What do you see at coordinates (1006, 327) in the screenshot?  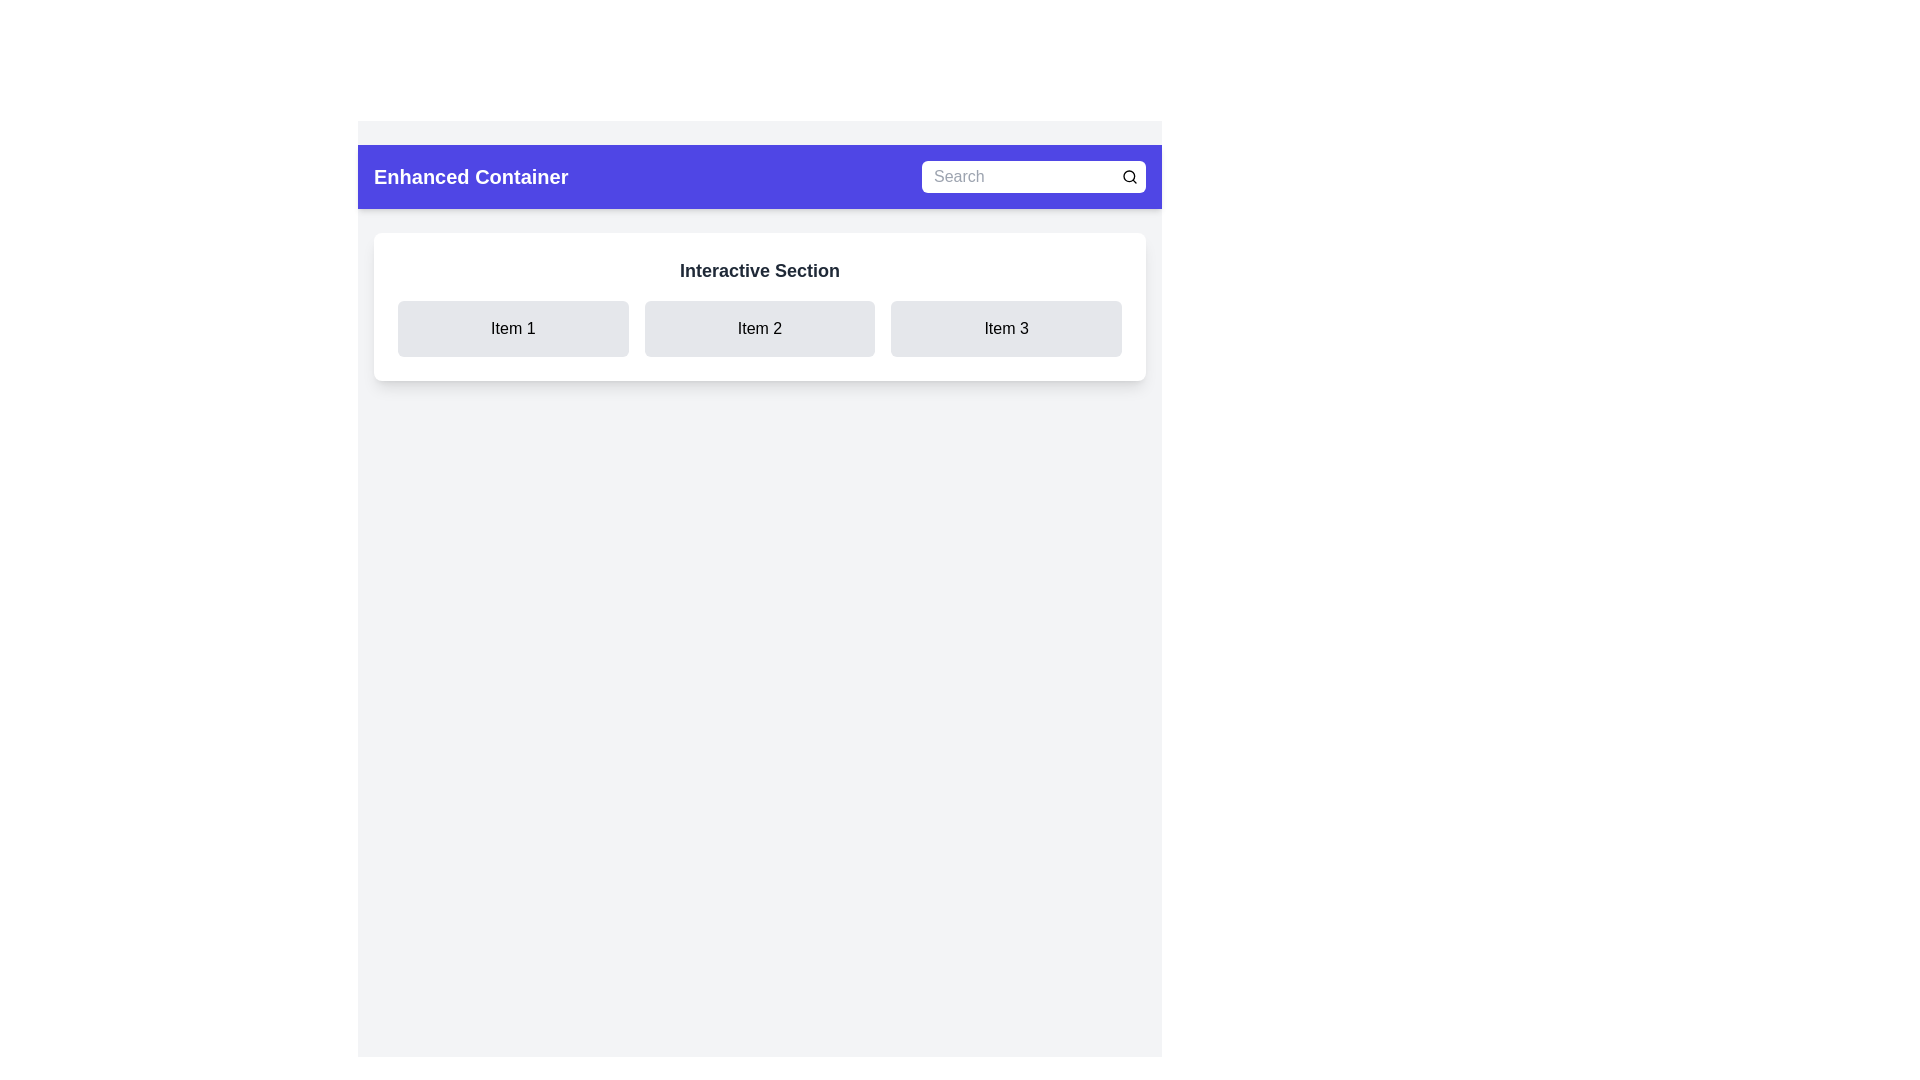 I see `the text label that reads 'Item 3', which is styled with center alignment and located within a light gray card under the 'Interactive Section'` at bounding box center [1006, 327].